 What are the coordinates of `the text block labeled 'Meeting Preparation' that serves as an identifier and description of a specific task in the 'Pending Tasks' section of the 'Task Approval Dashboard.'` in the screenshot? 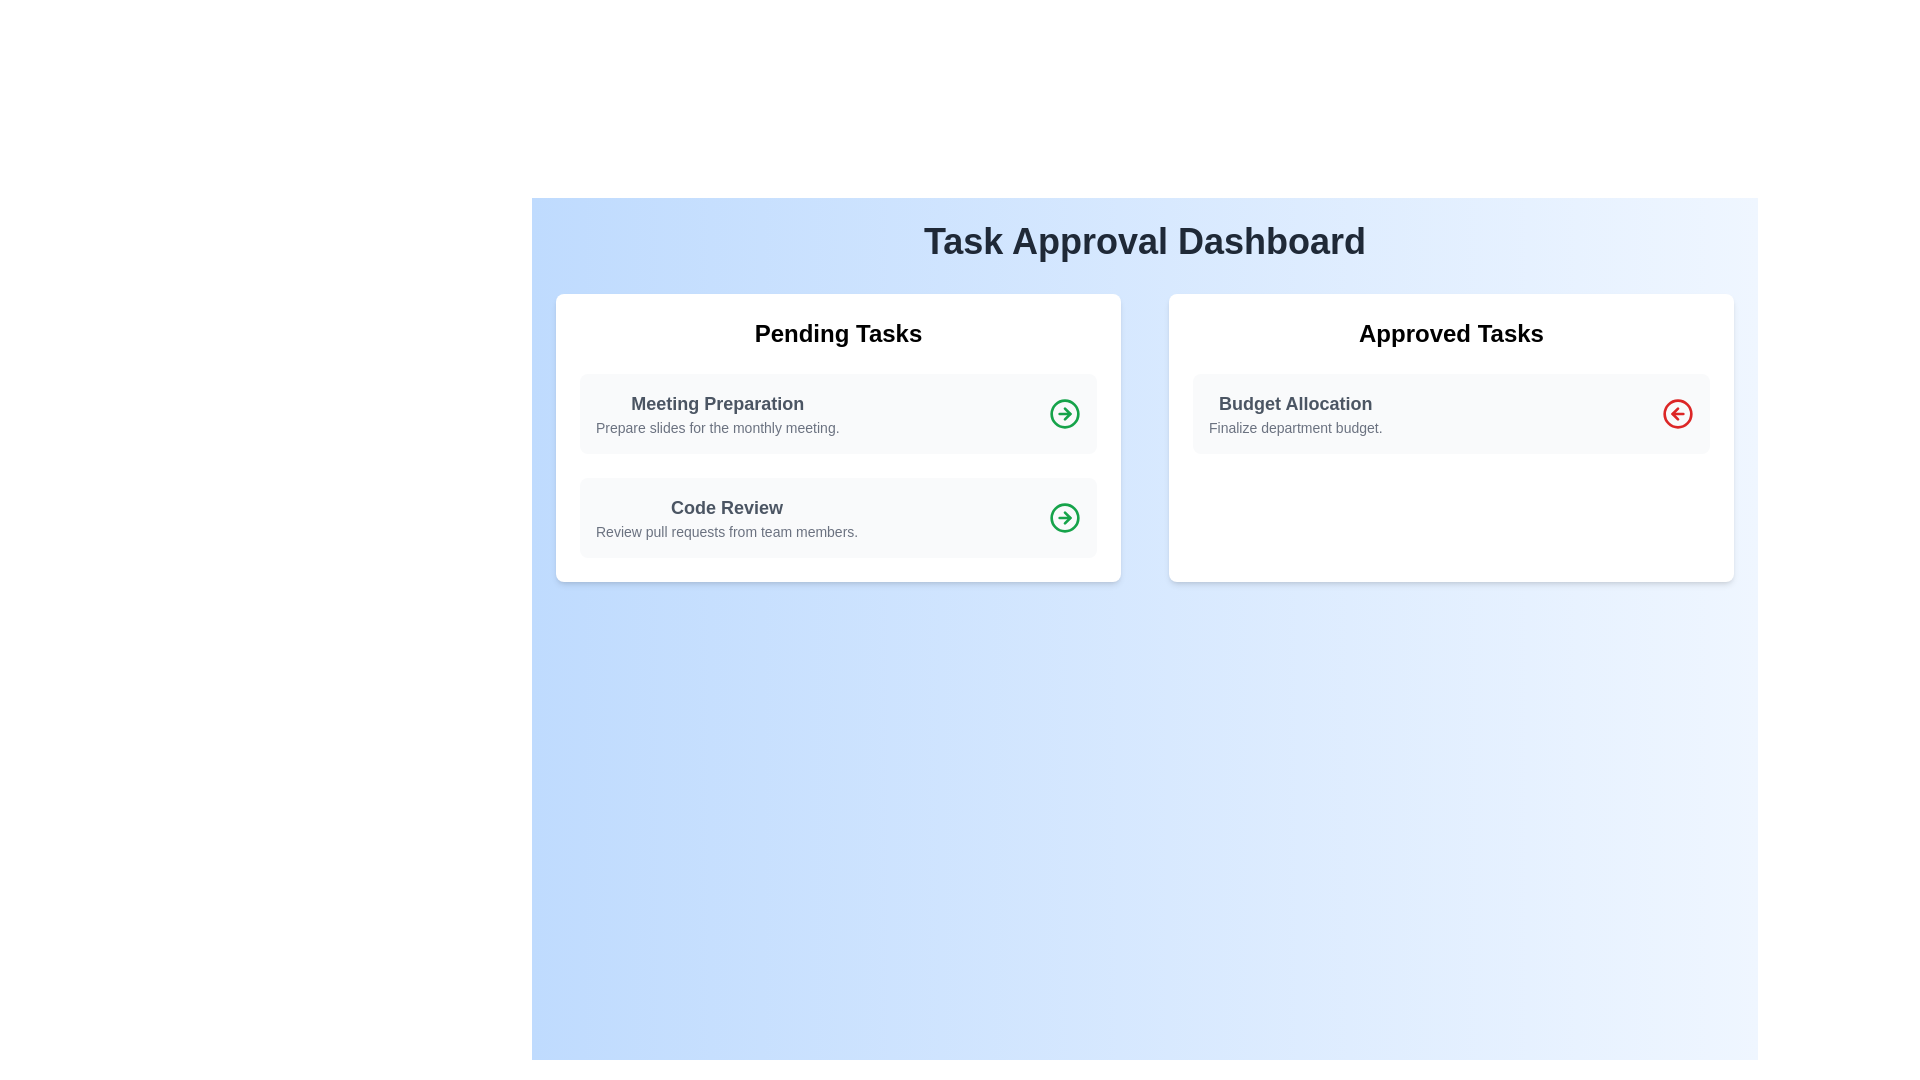 It's located at (717, 412).